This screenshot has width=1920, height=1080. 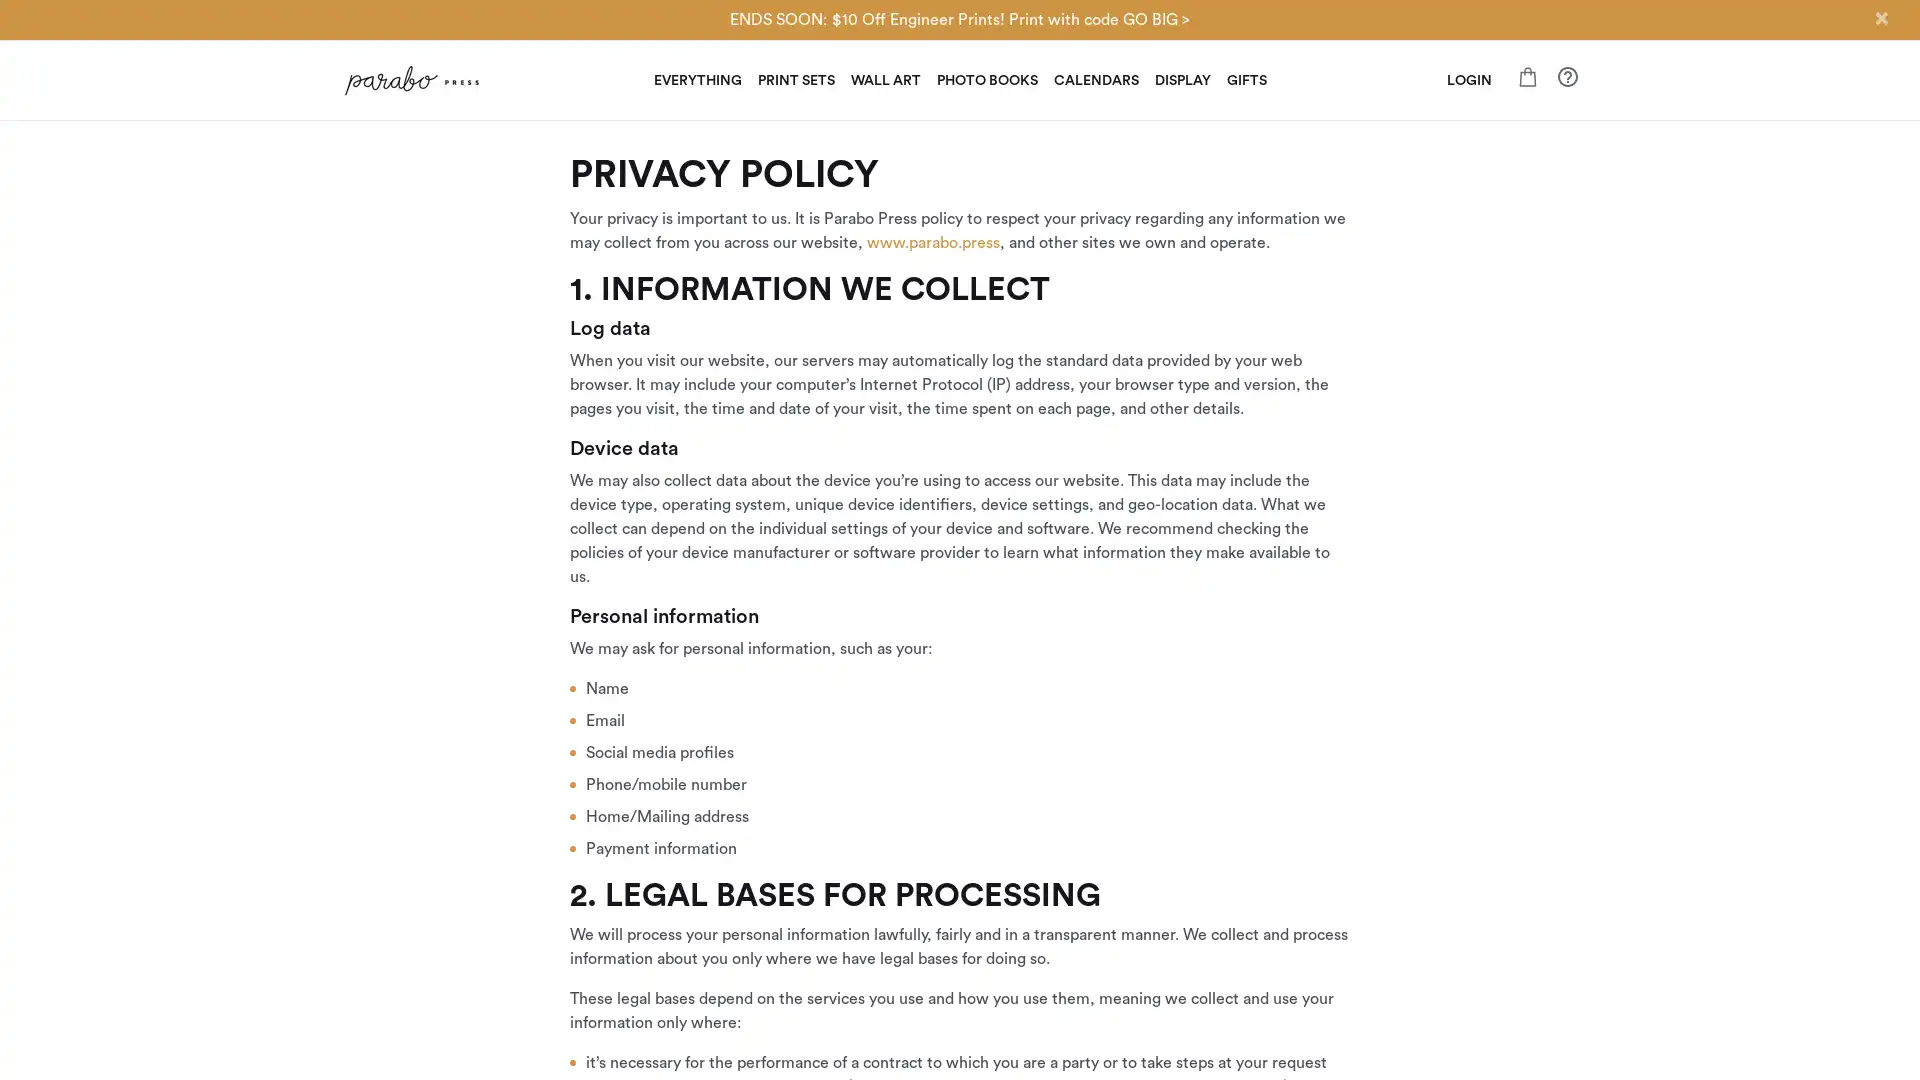 What do you see at coordinates (1098, 770) in the screenshot?
I see `subscribe` at bounding box center [1098, 770].